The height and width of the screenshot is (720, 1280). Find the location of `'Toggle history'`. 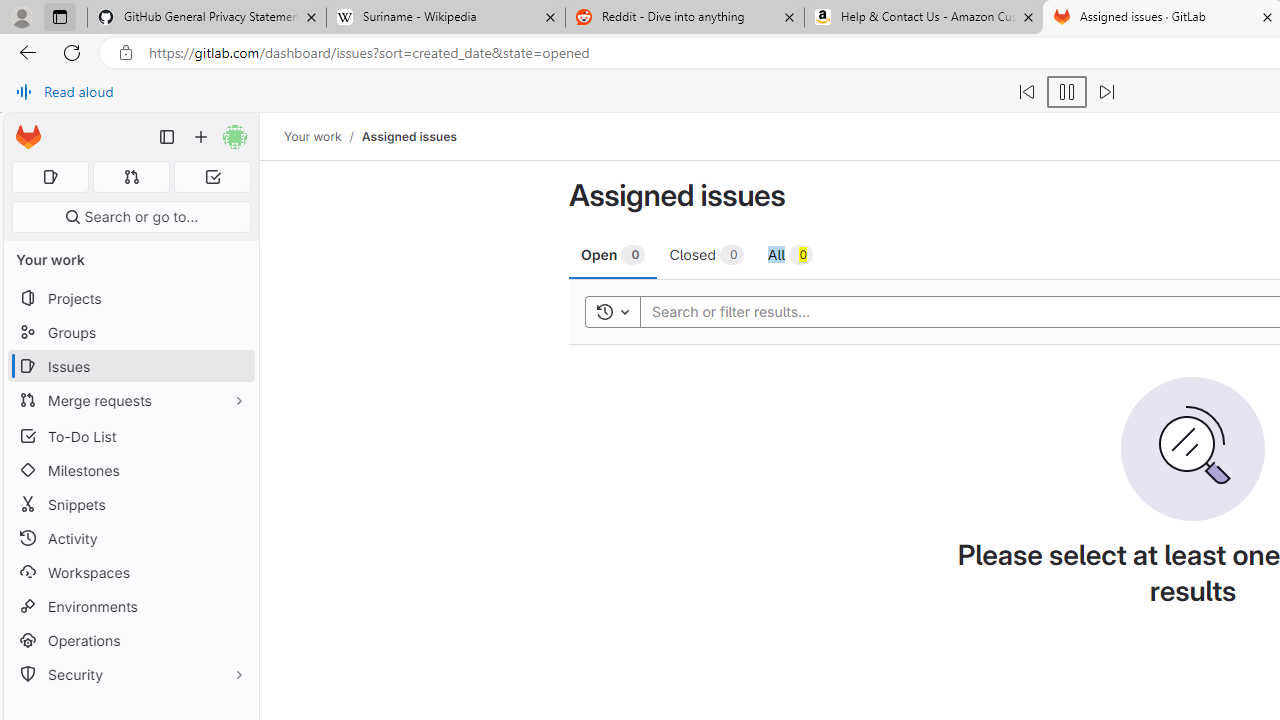

'Toggle history' is located at coordinates (612, 311).